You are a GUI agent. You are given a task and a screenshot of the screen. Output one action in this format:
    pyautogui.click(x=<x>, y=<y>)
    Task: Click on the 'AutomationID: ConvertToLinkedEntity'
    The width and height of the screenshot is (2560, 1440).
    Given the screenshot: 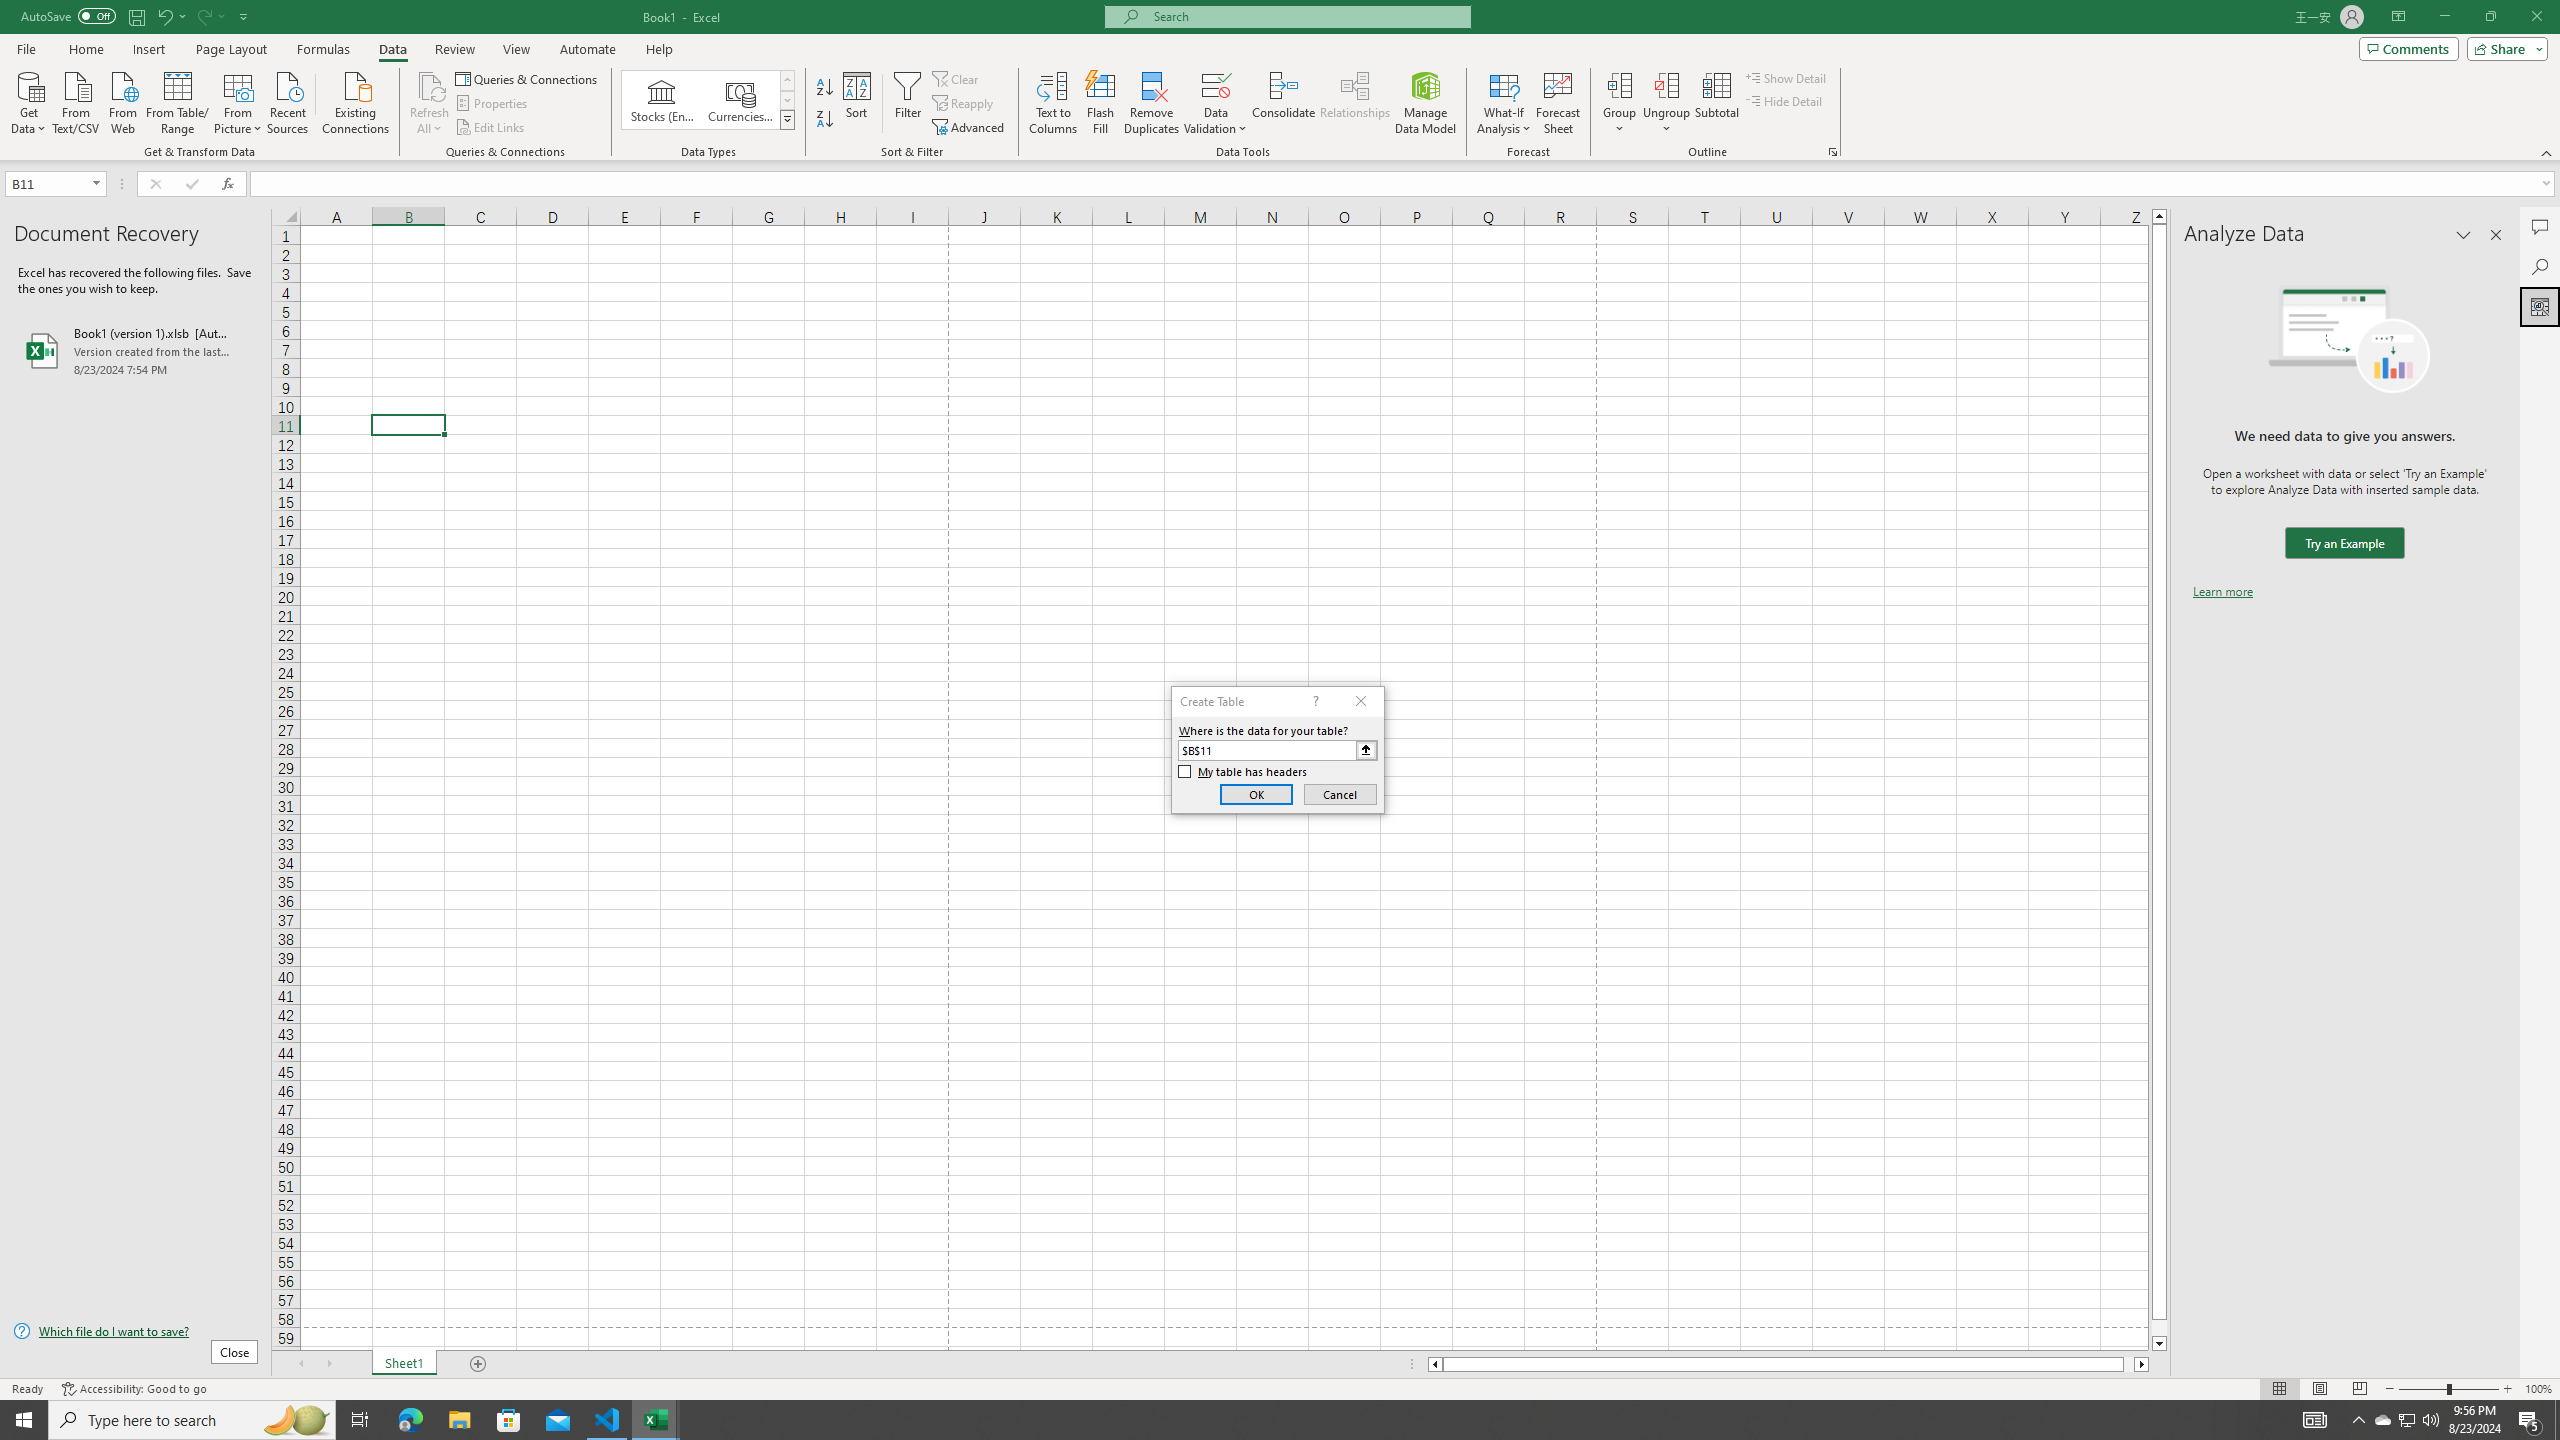 What is the action you would take?
    pyautogui.click(x=709, y=99)
    